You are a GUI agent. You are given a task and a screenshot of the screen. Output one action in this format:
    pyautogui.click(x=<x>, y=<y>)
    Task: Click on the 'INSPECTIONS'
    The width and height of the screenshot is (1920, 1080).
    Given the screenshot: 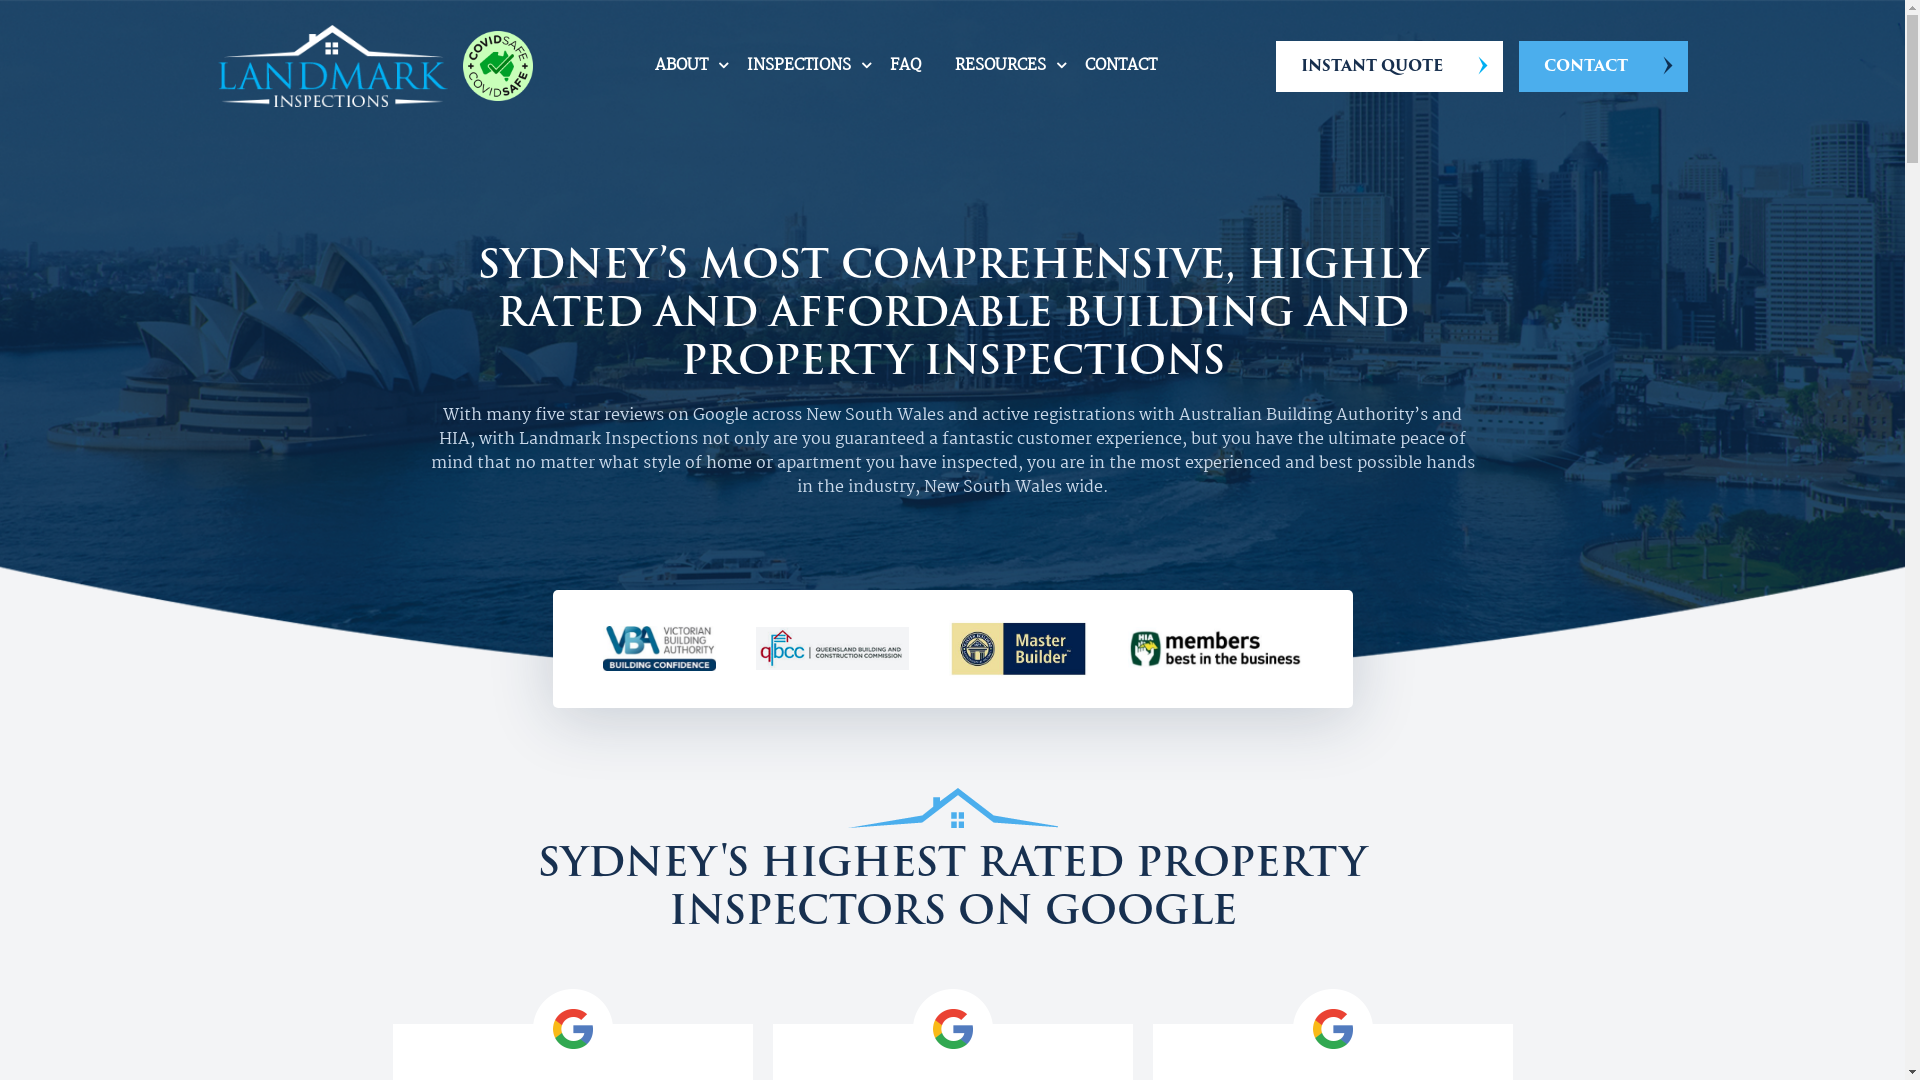 What is the action you would take?
    pyautogui.click(x=797, y=65)
    